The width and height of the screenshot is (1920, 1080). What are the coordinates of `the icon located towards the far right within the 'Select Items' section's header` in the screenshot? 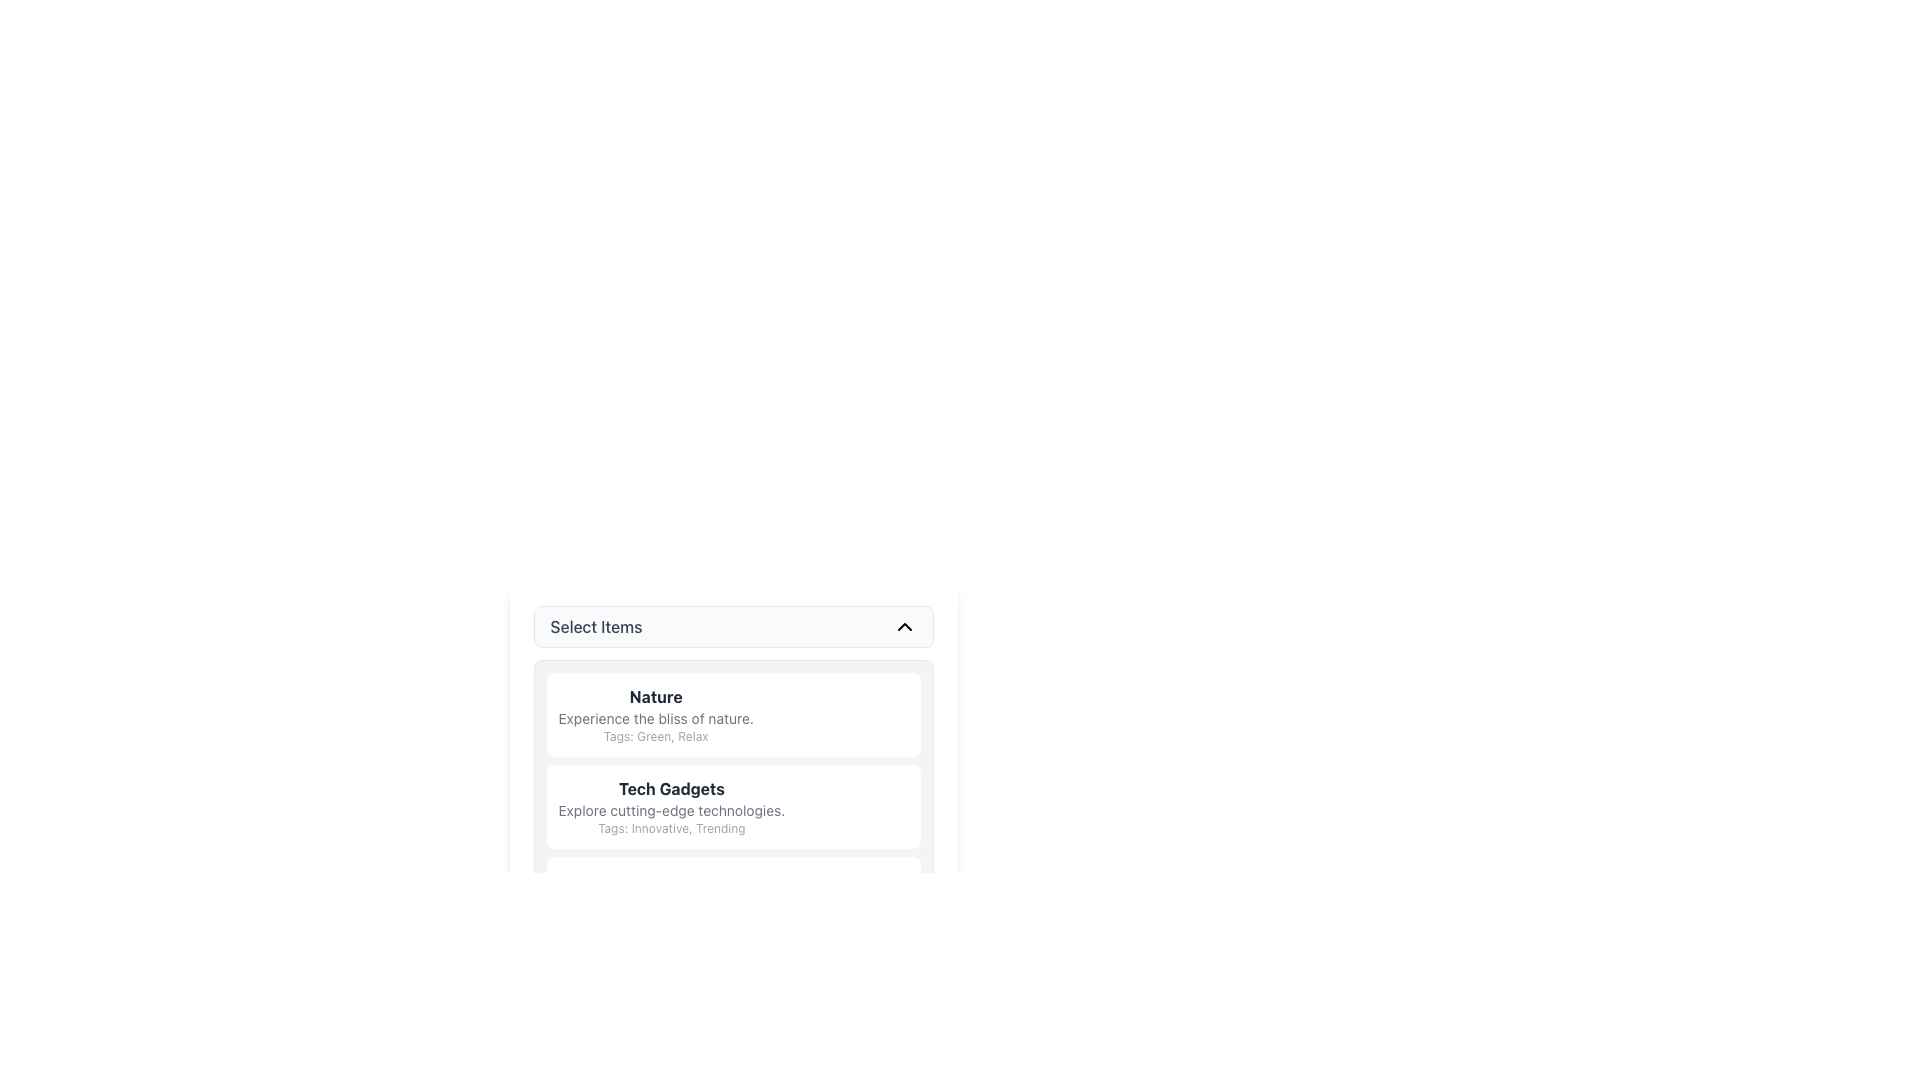 It's located at (903, 626).